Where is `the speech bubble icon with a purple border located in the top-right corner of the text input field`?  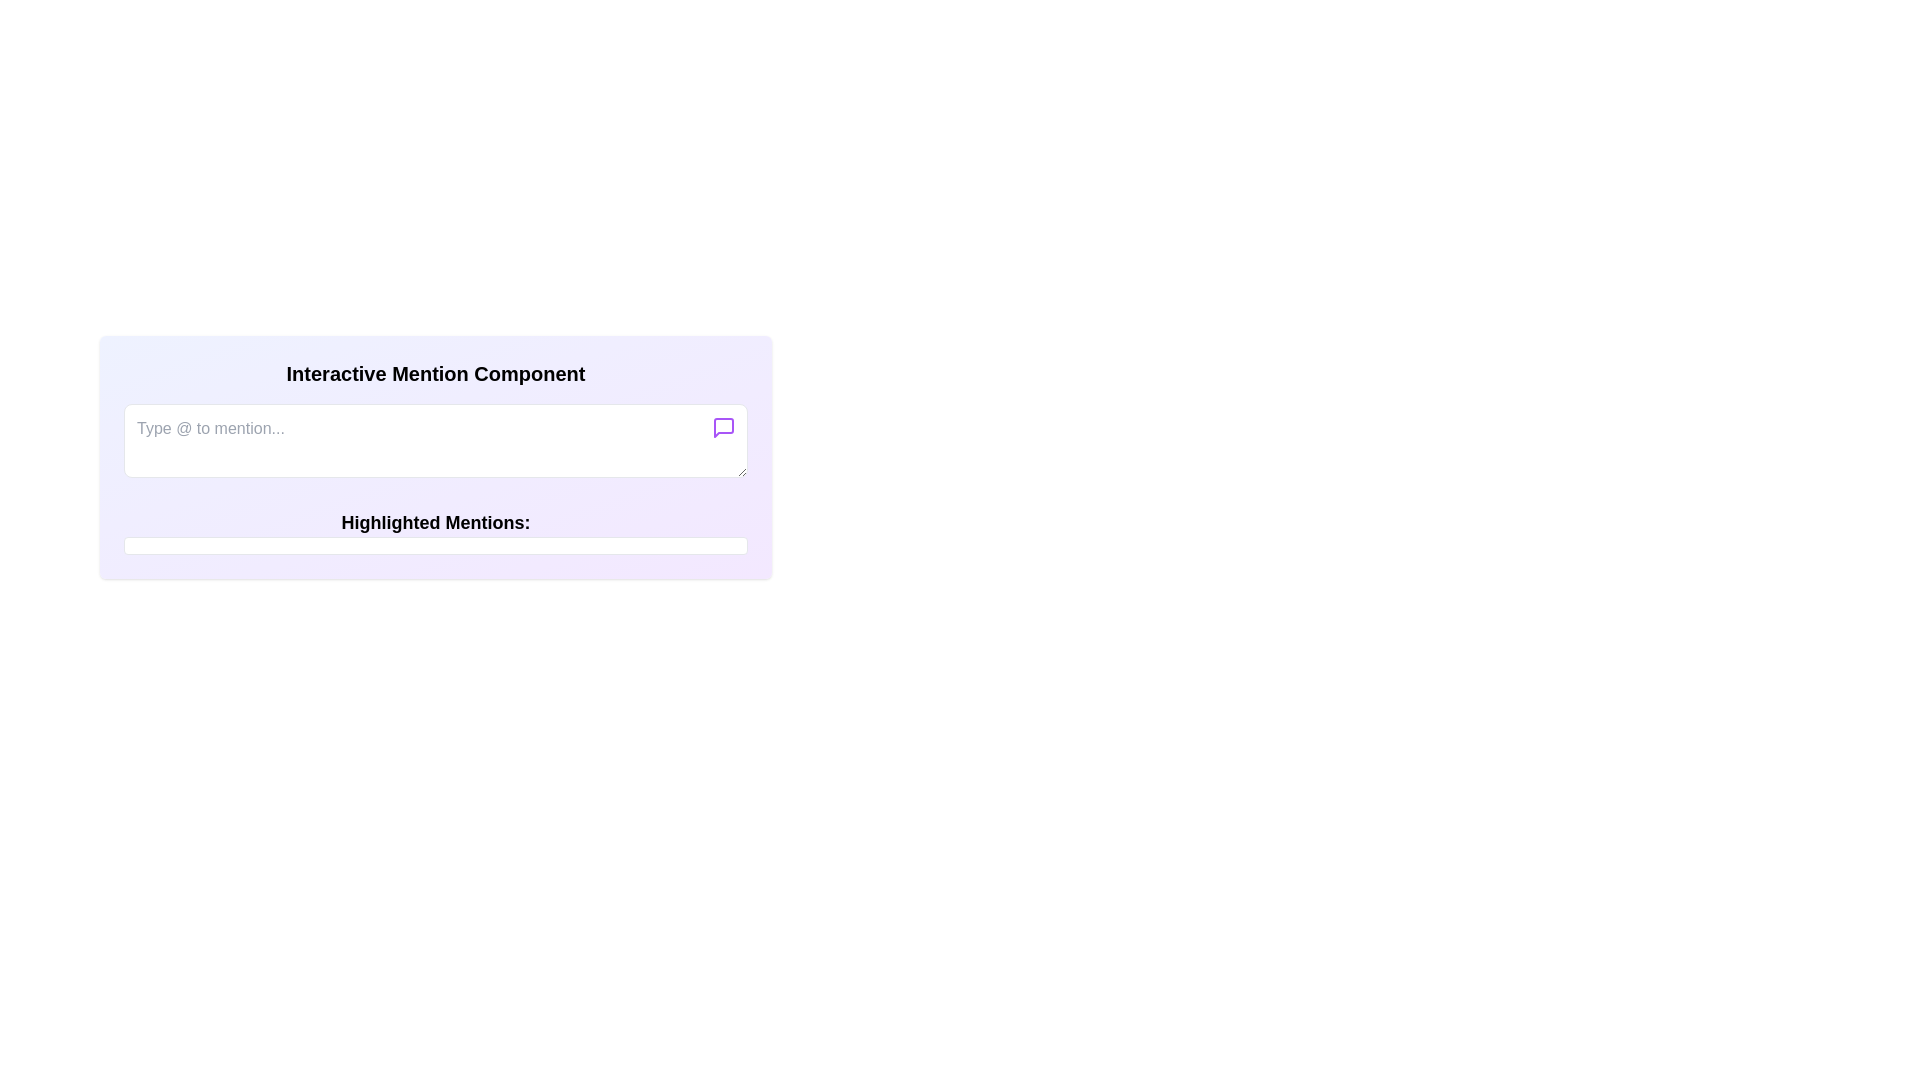 the speech bubble icon with a purple border located in the top-right corner of the text input field is located at coordinates (723, 427).